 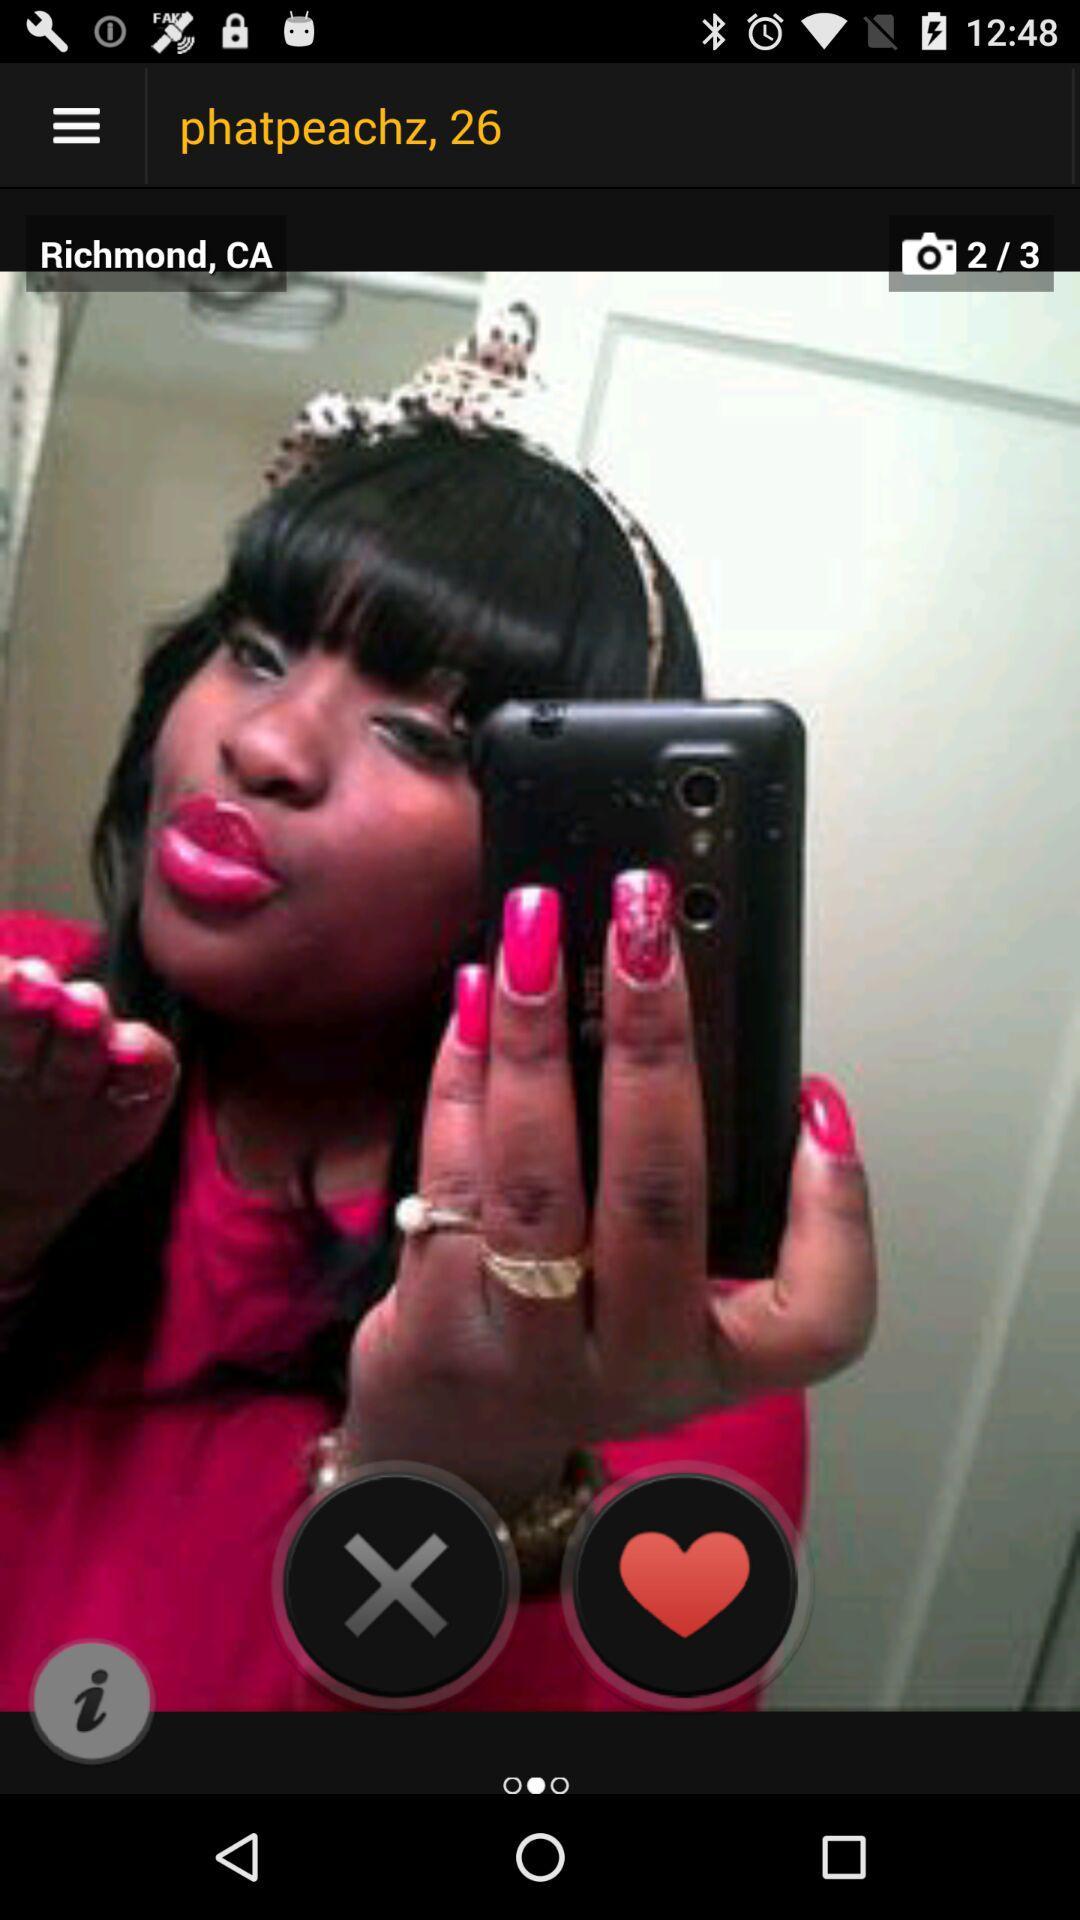 I want to click on favorite, so click(x=682, y=1583).